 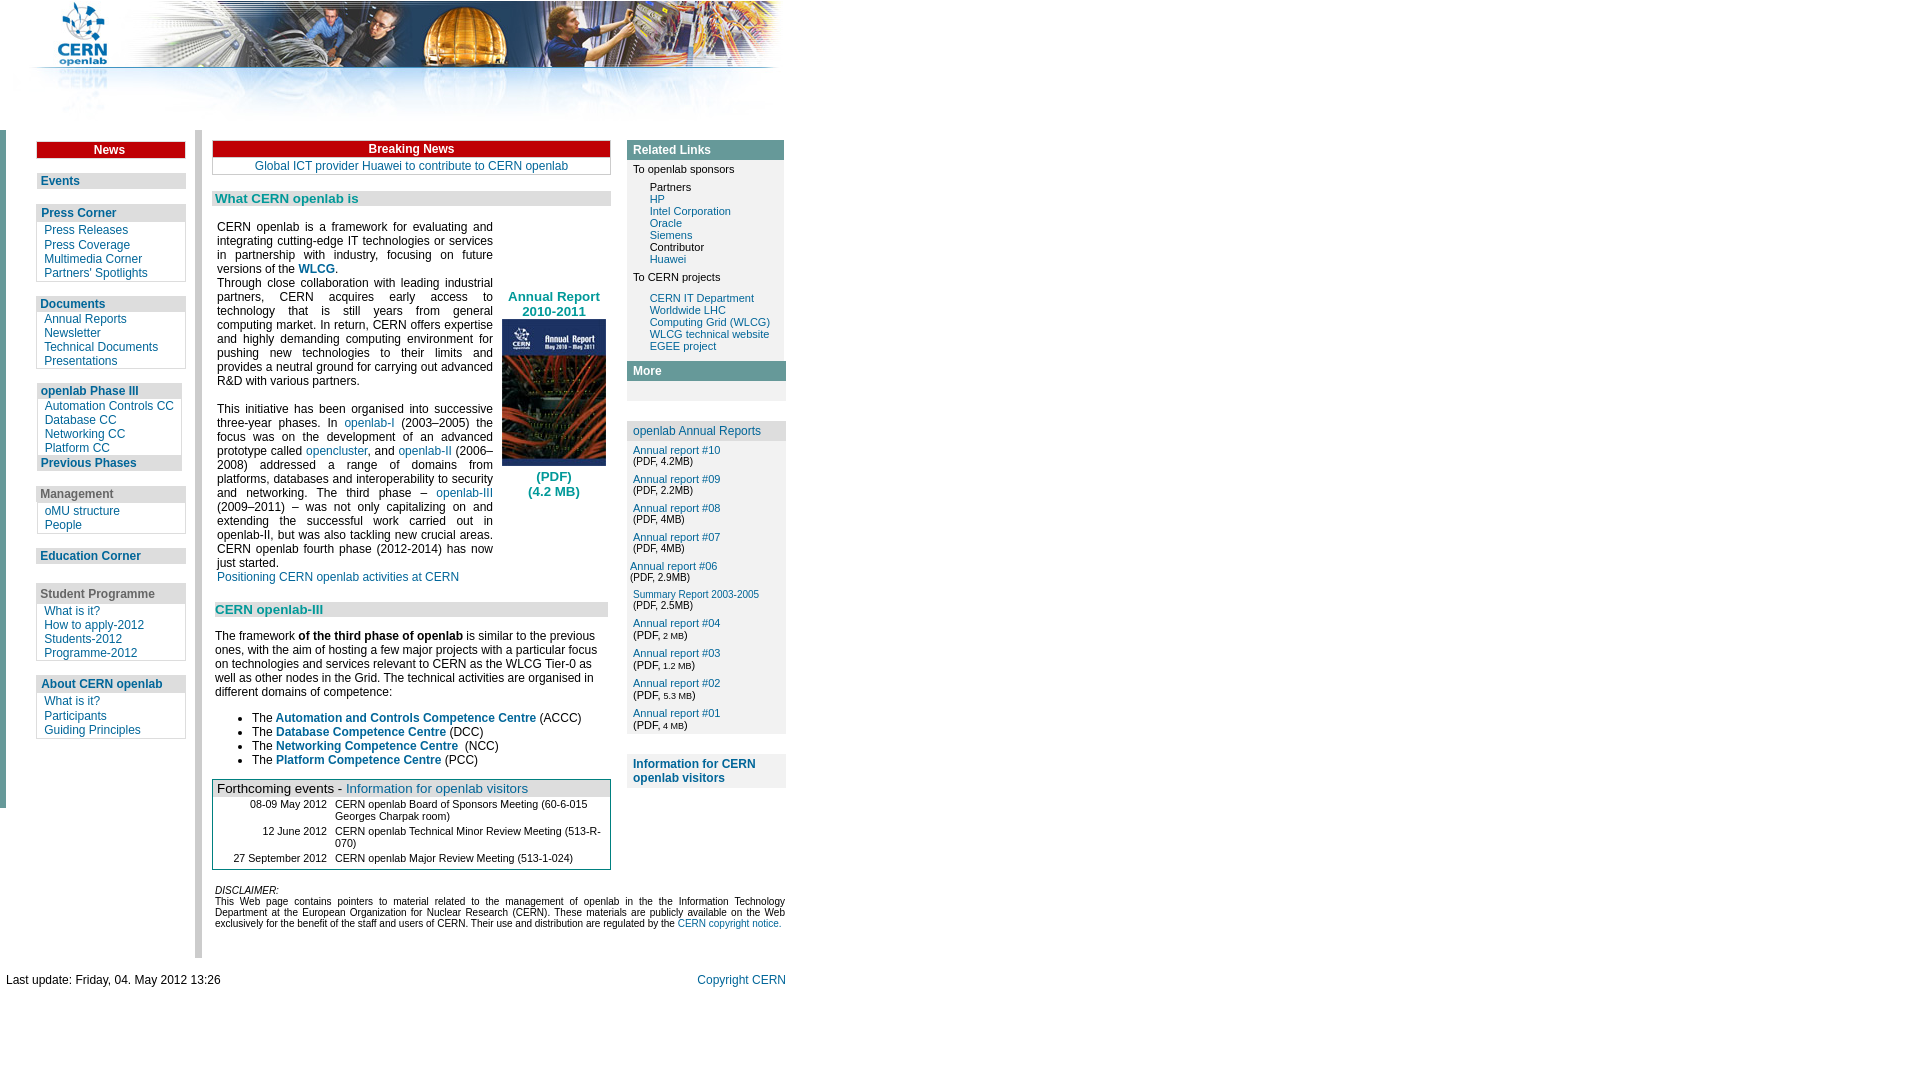 What do you see at coordinates (632, 593) in the screenshot?
I see `'Summary Report 2003-2005'` at bounding box center [632, 593].